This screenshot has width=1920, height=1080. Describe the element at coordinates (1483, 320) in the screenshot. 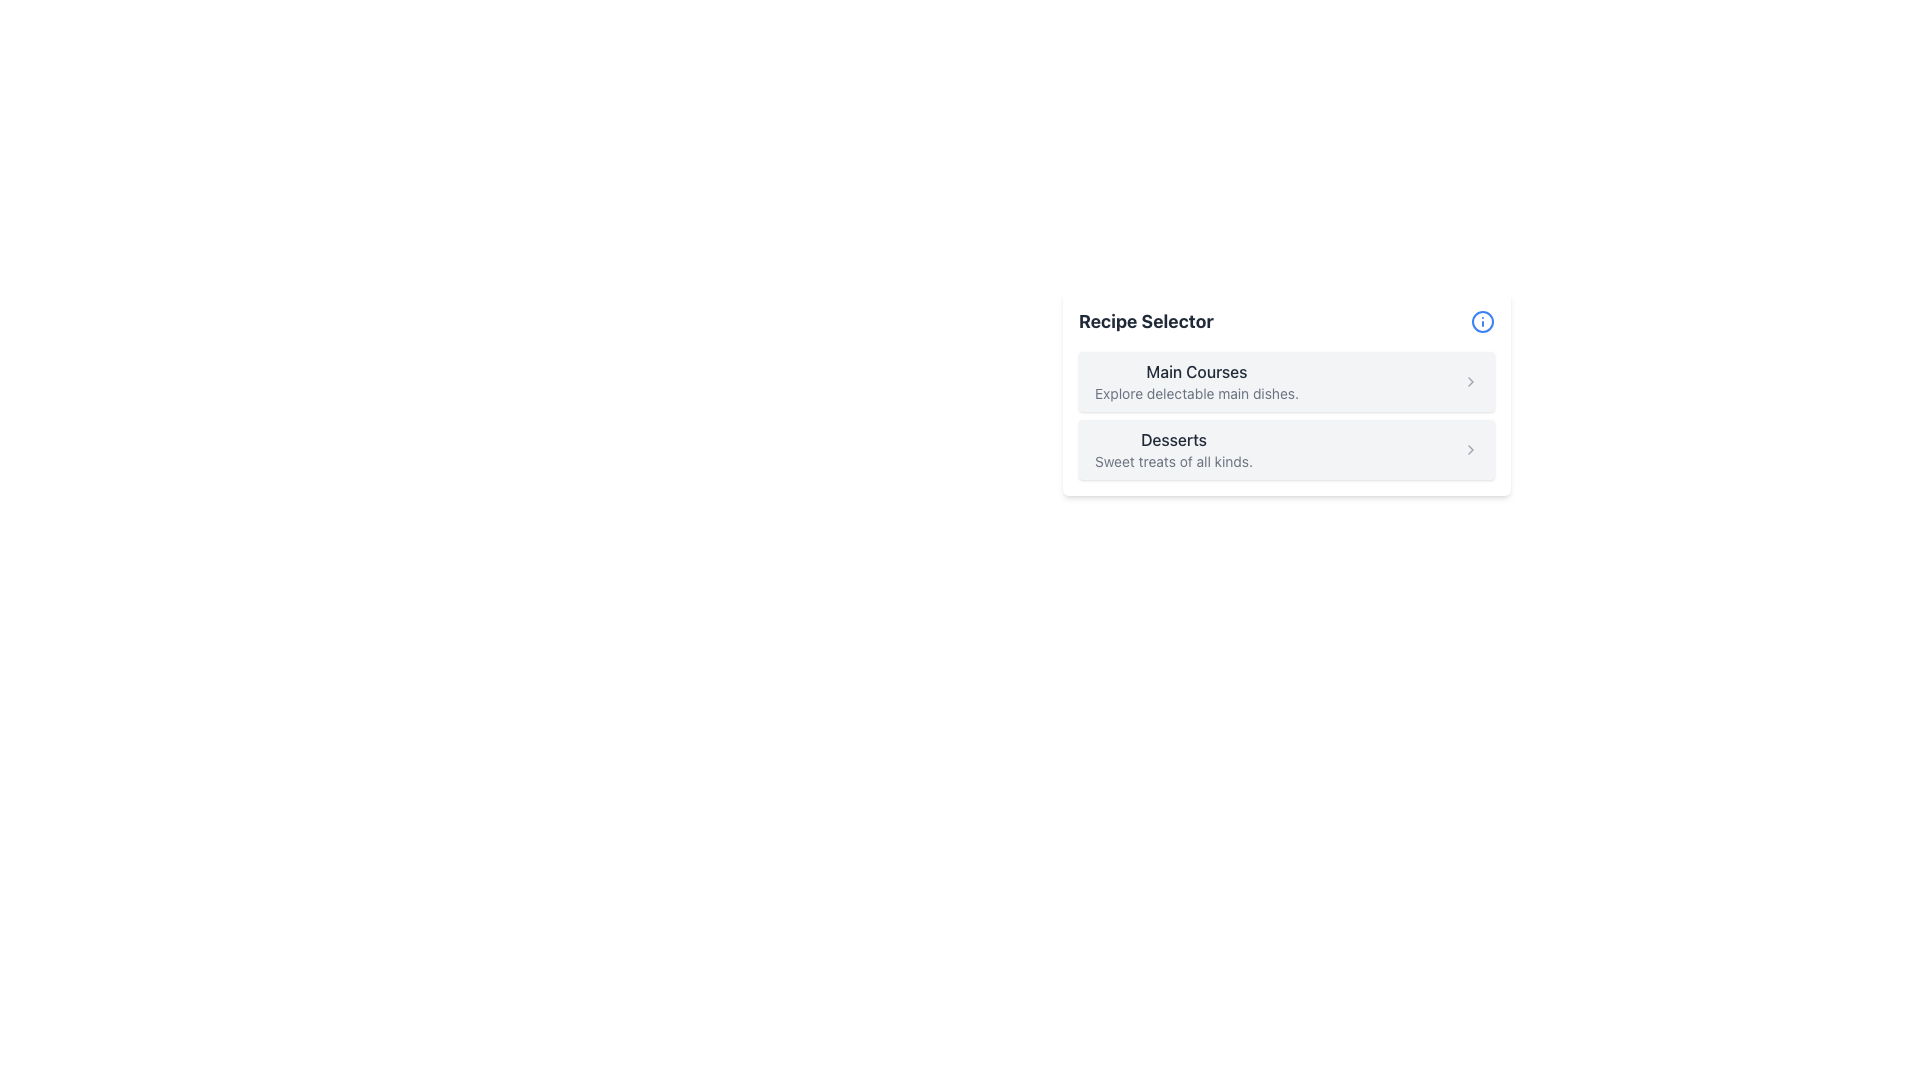

I see `the outer circle of the information icon in the top-right corner of the 'Recipe Selector' panel, which is represented by a circular vector graphics element in the SVG` at that location.